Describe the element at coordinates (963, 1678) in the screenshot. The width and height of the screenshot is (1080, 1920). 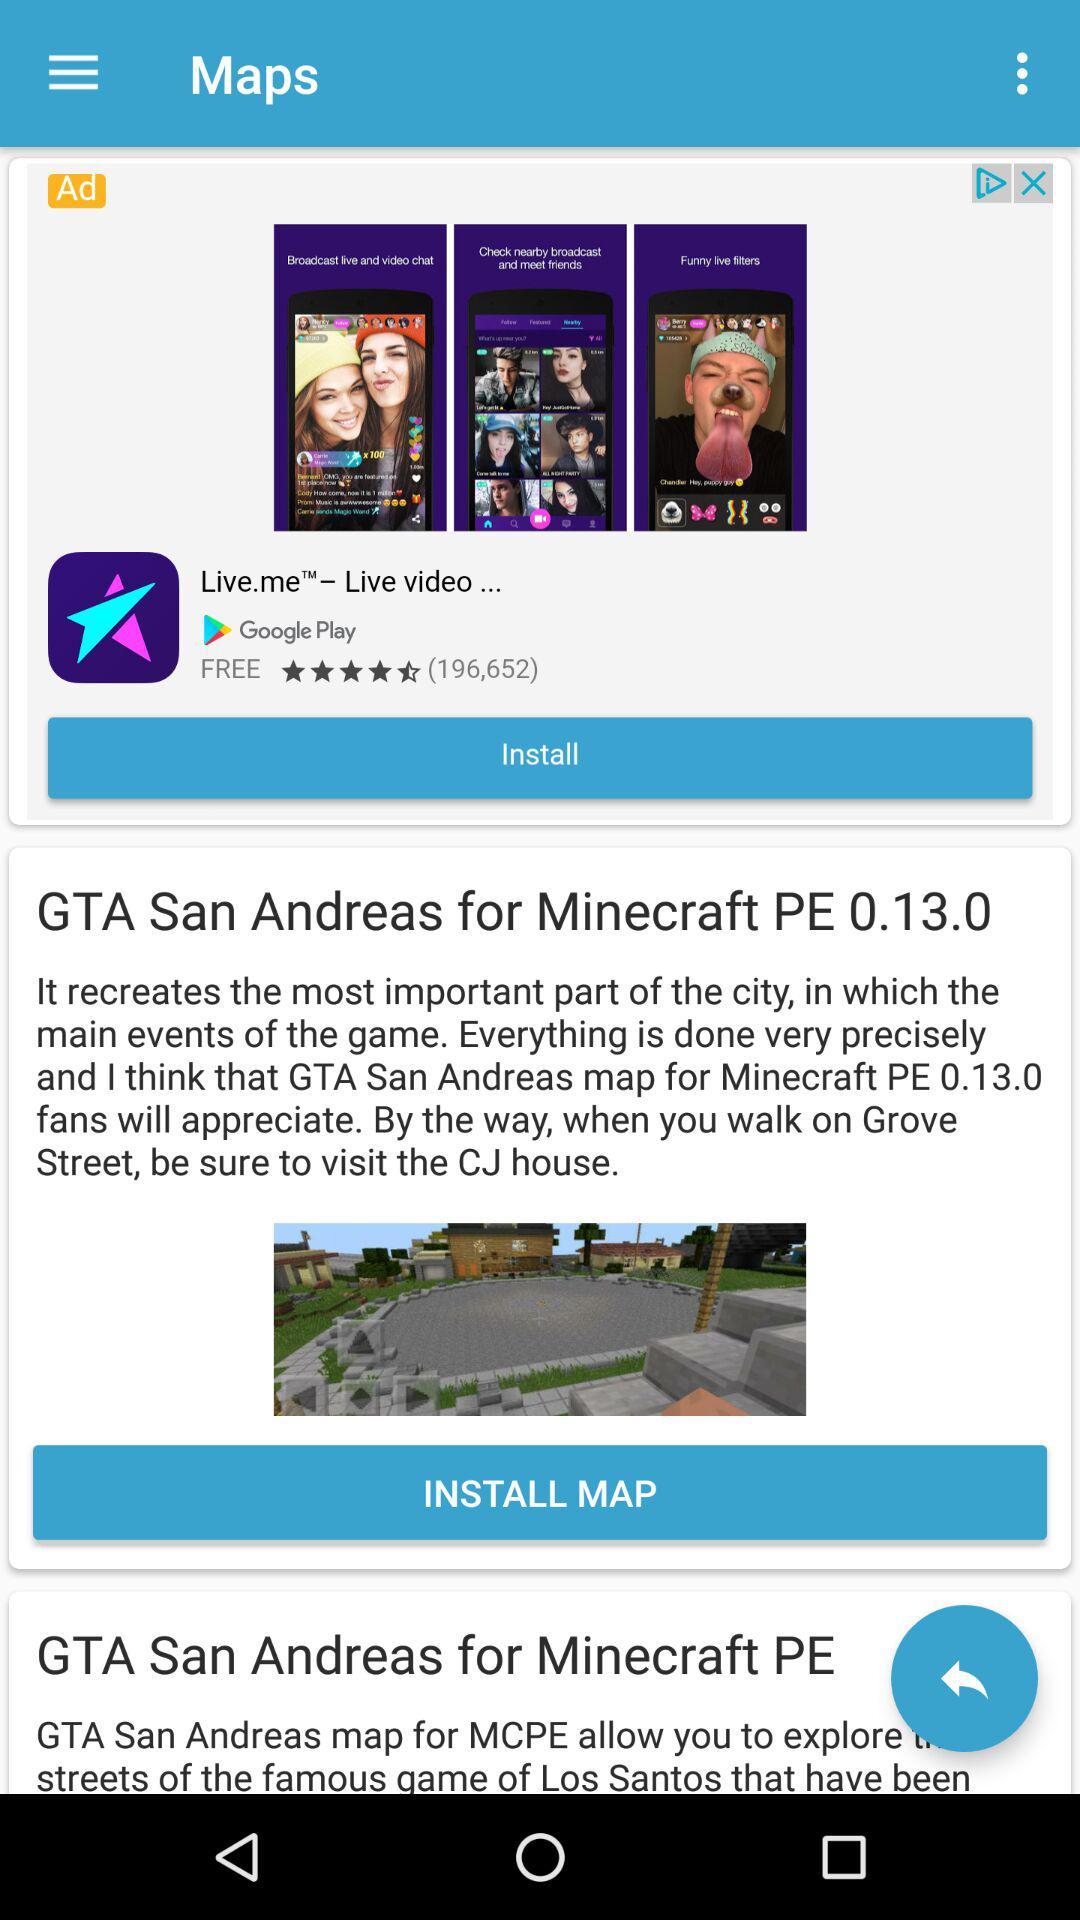
I see `reply` at that location.